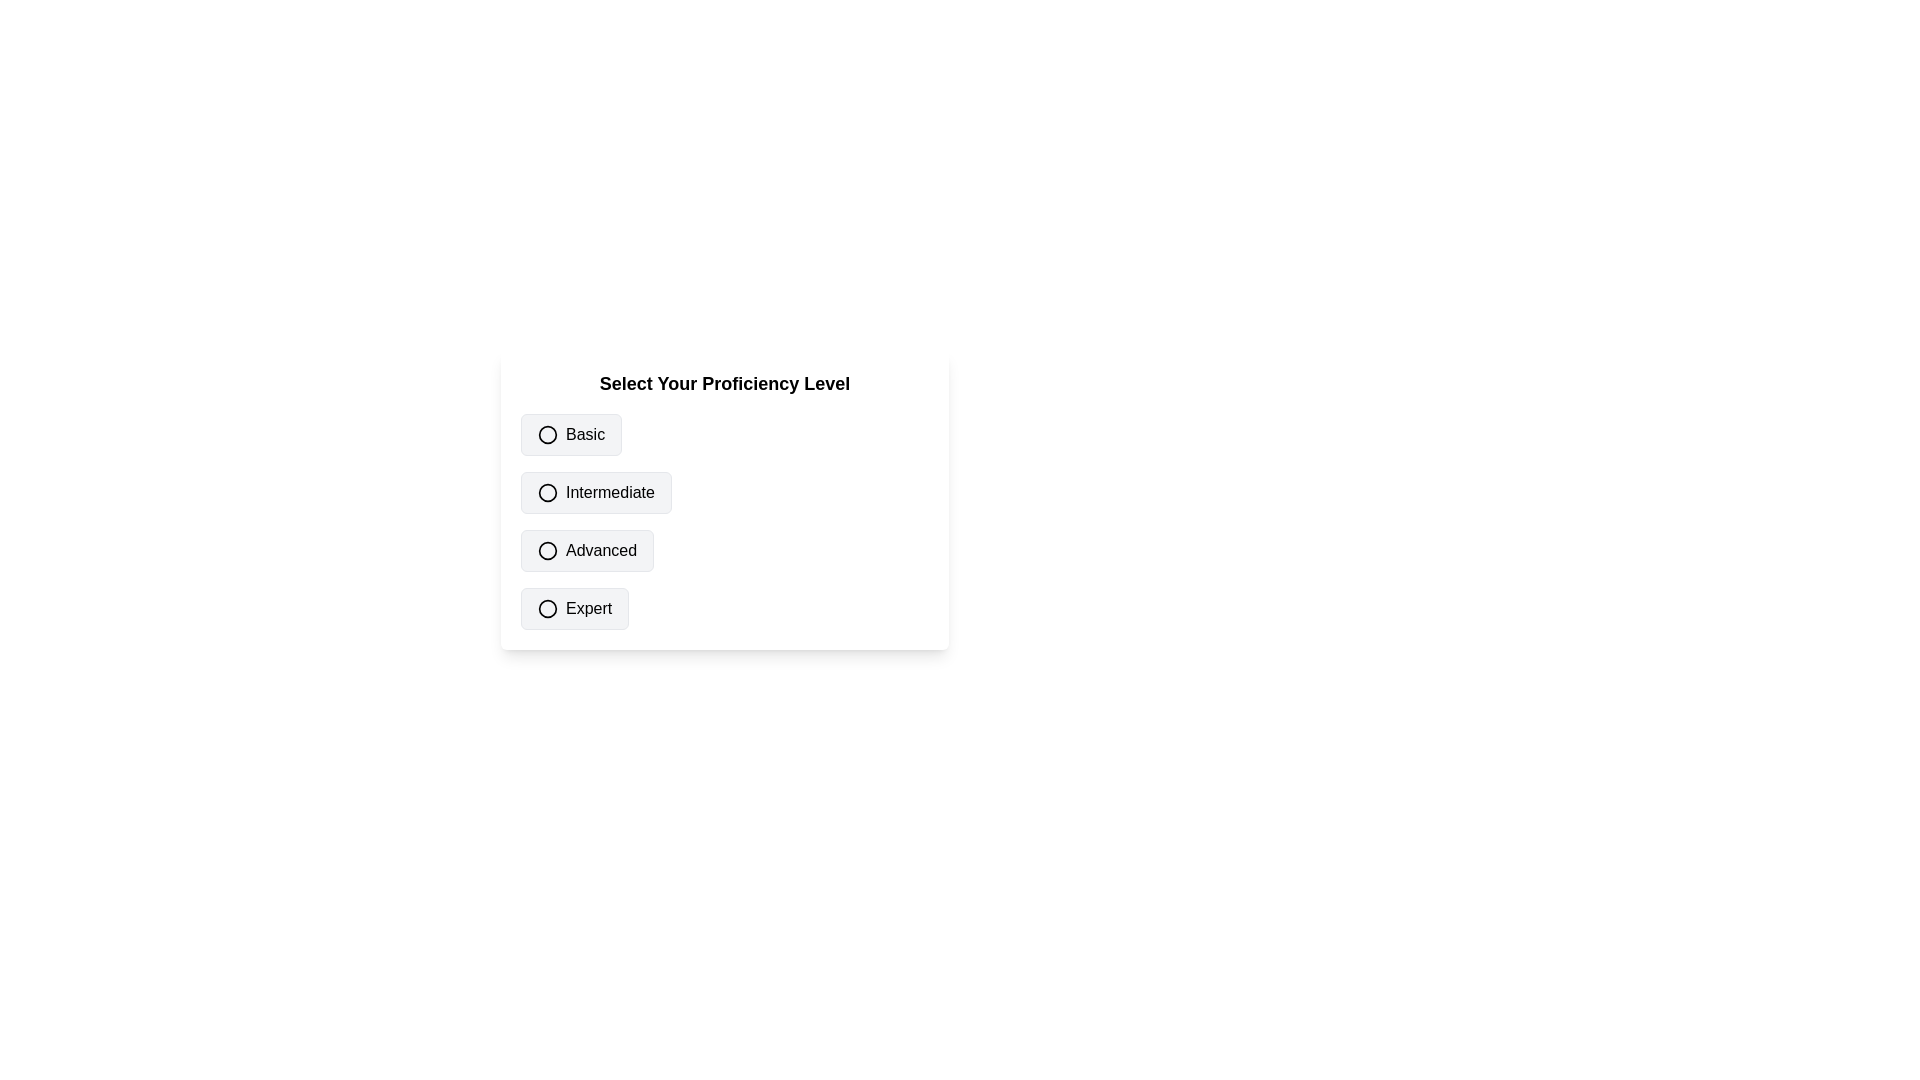 This screenshot has width=1920, height=1080. Describe the element at coordinates (547, 608) in the screenshot. I see `the selectable circle icon next to the text 'Expert' to prepare for selection` at that location.